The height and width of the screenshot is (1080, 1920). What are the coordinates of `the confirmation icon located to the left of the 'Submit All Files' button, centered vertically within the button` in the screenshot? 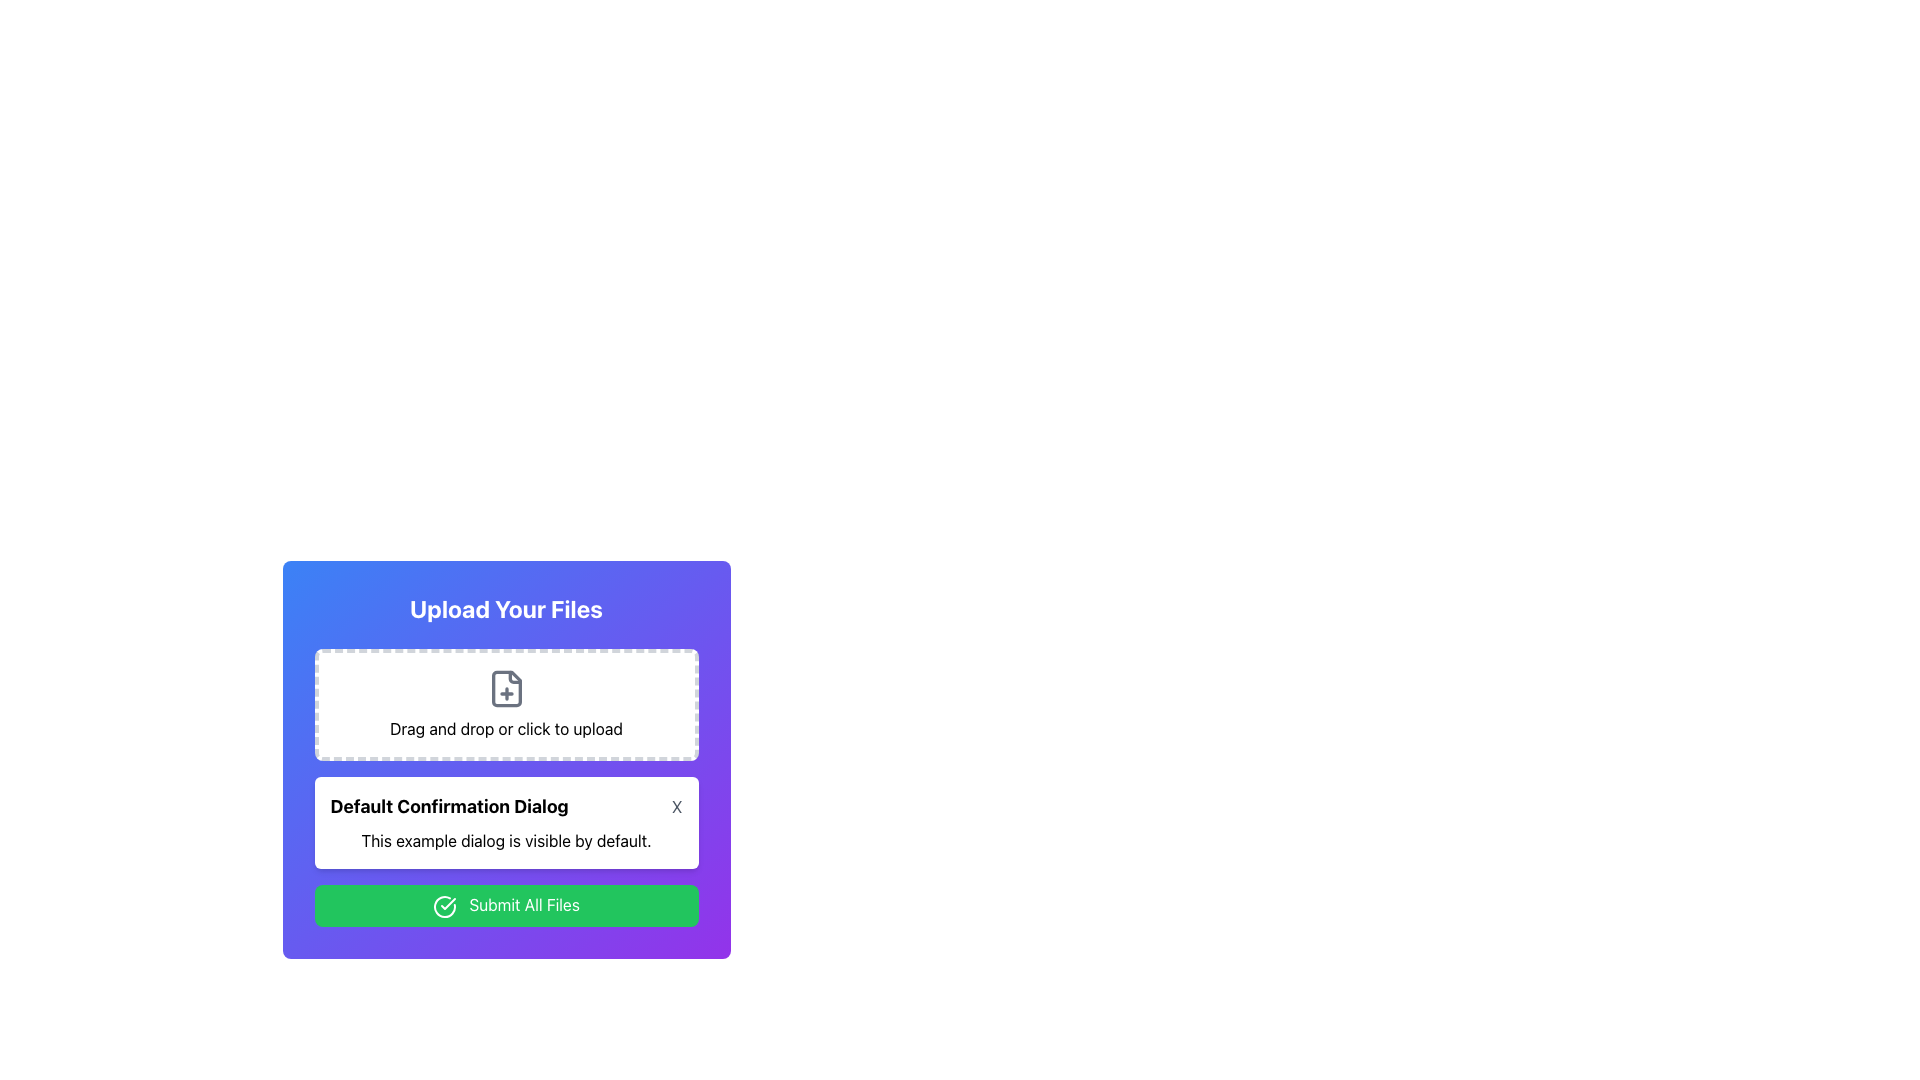 It's located at (444, 906).